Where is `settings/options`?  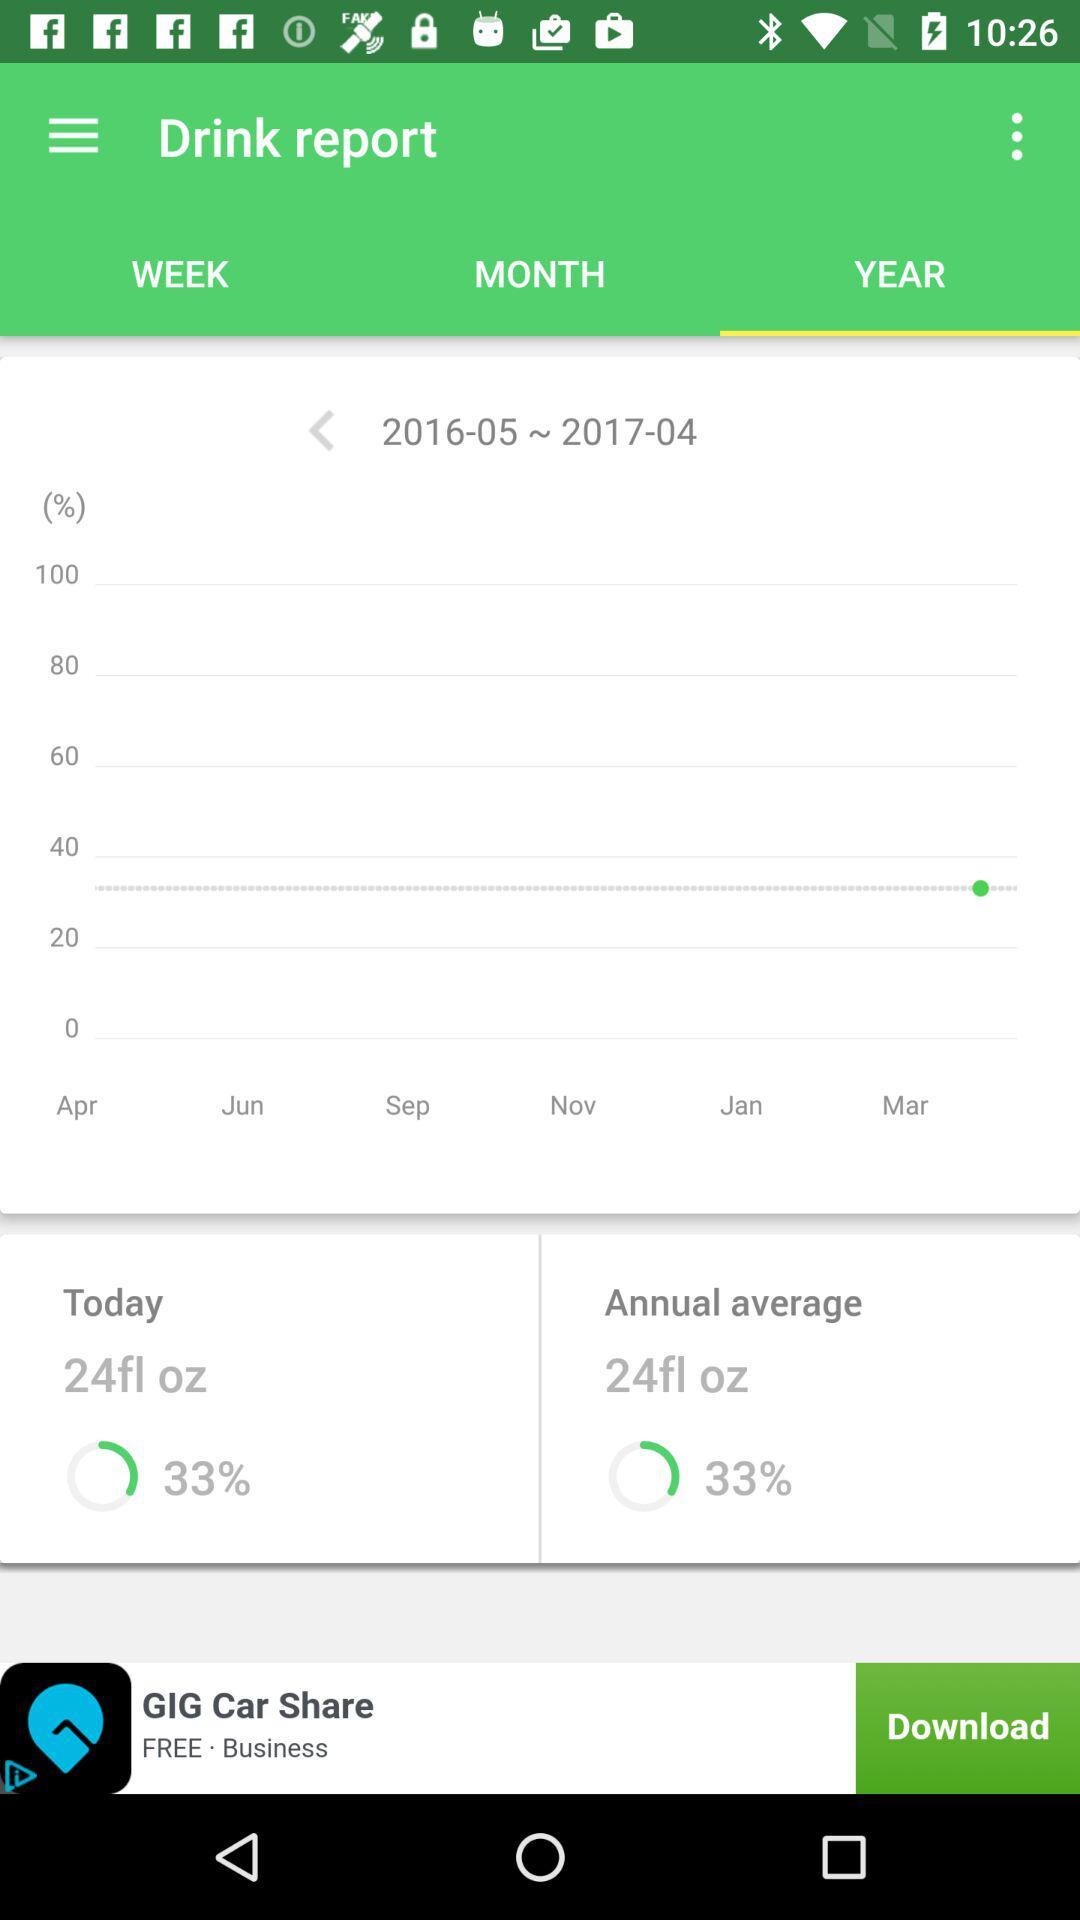 settings/options is located at coordinates (72, 135).